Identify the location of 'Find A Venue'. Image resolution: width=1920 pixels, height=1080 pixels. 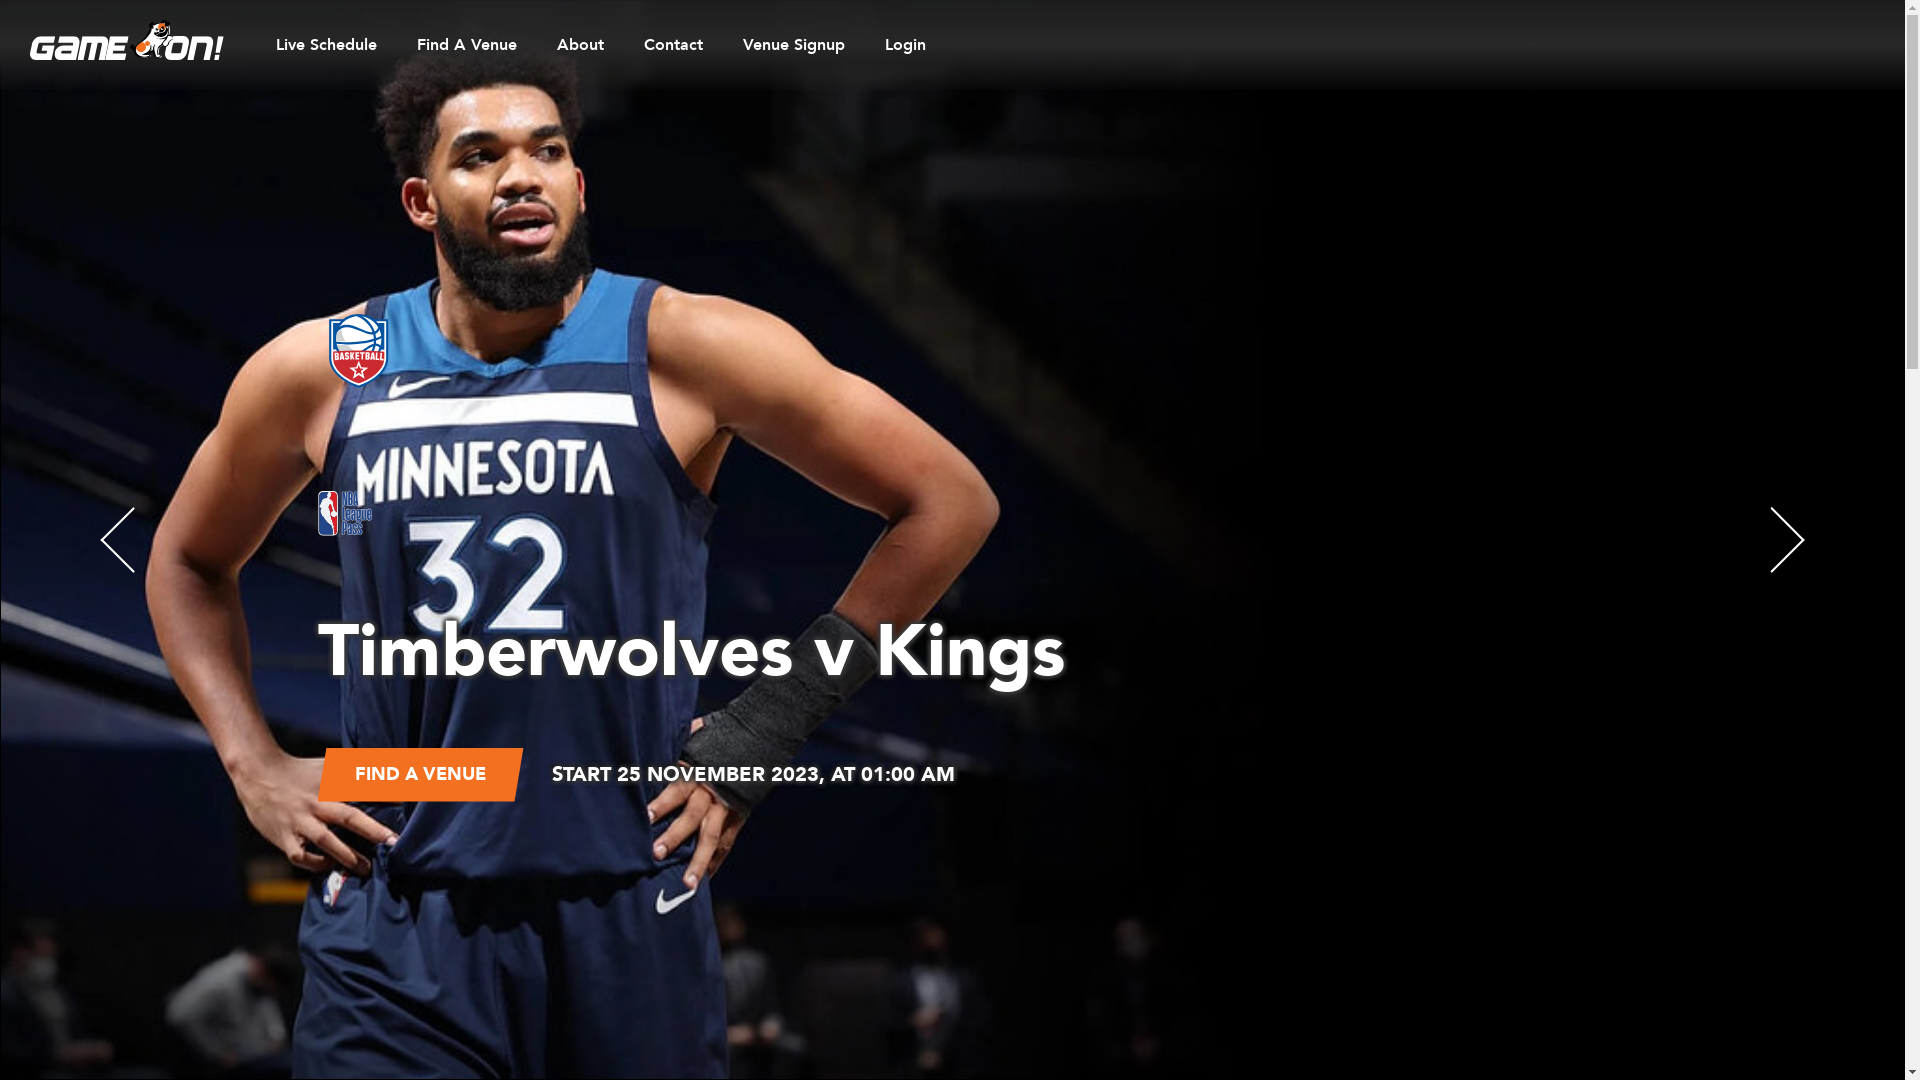
(465, 45).